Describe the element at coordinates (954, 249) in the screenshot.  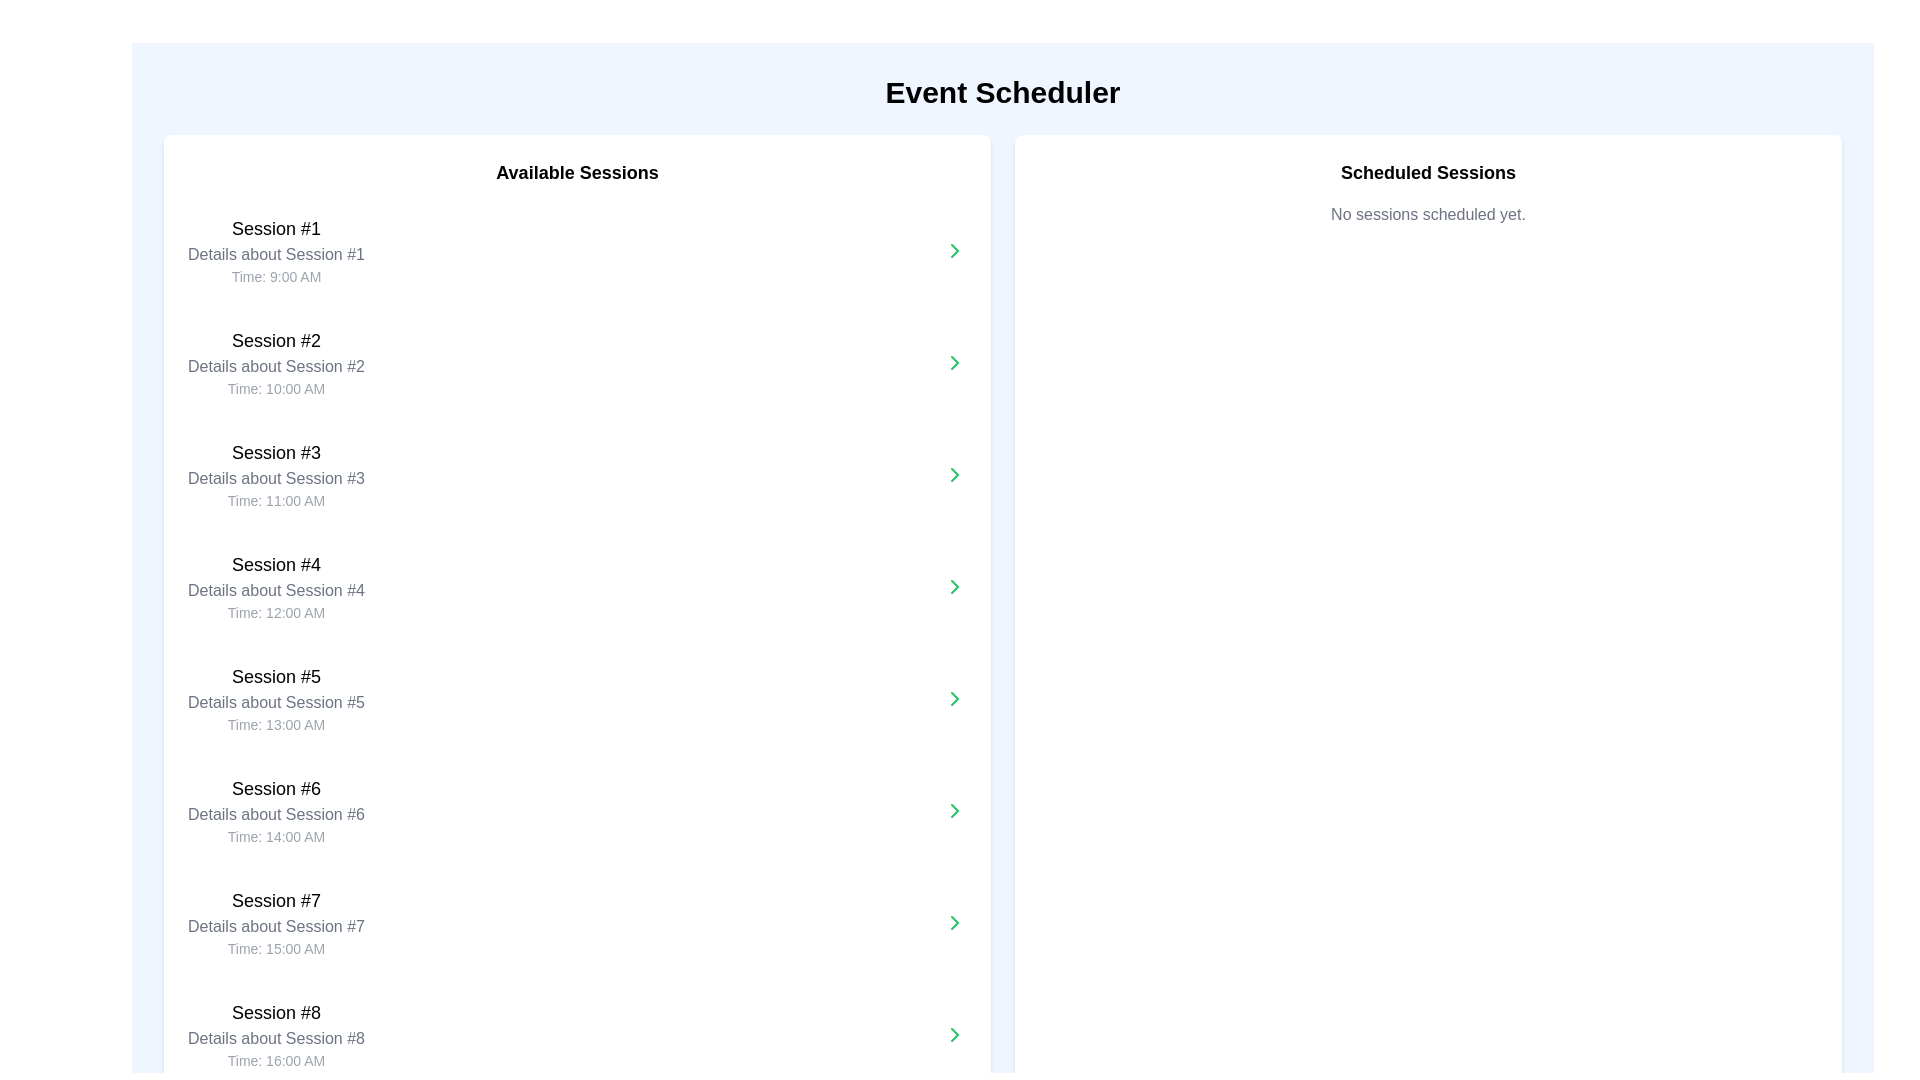
I see `the navigation icon for the first session in the 'Available Sessions' panel` at that location.